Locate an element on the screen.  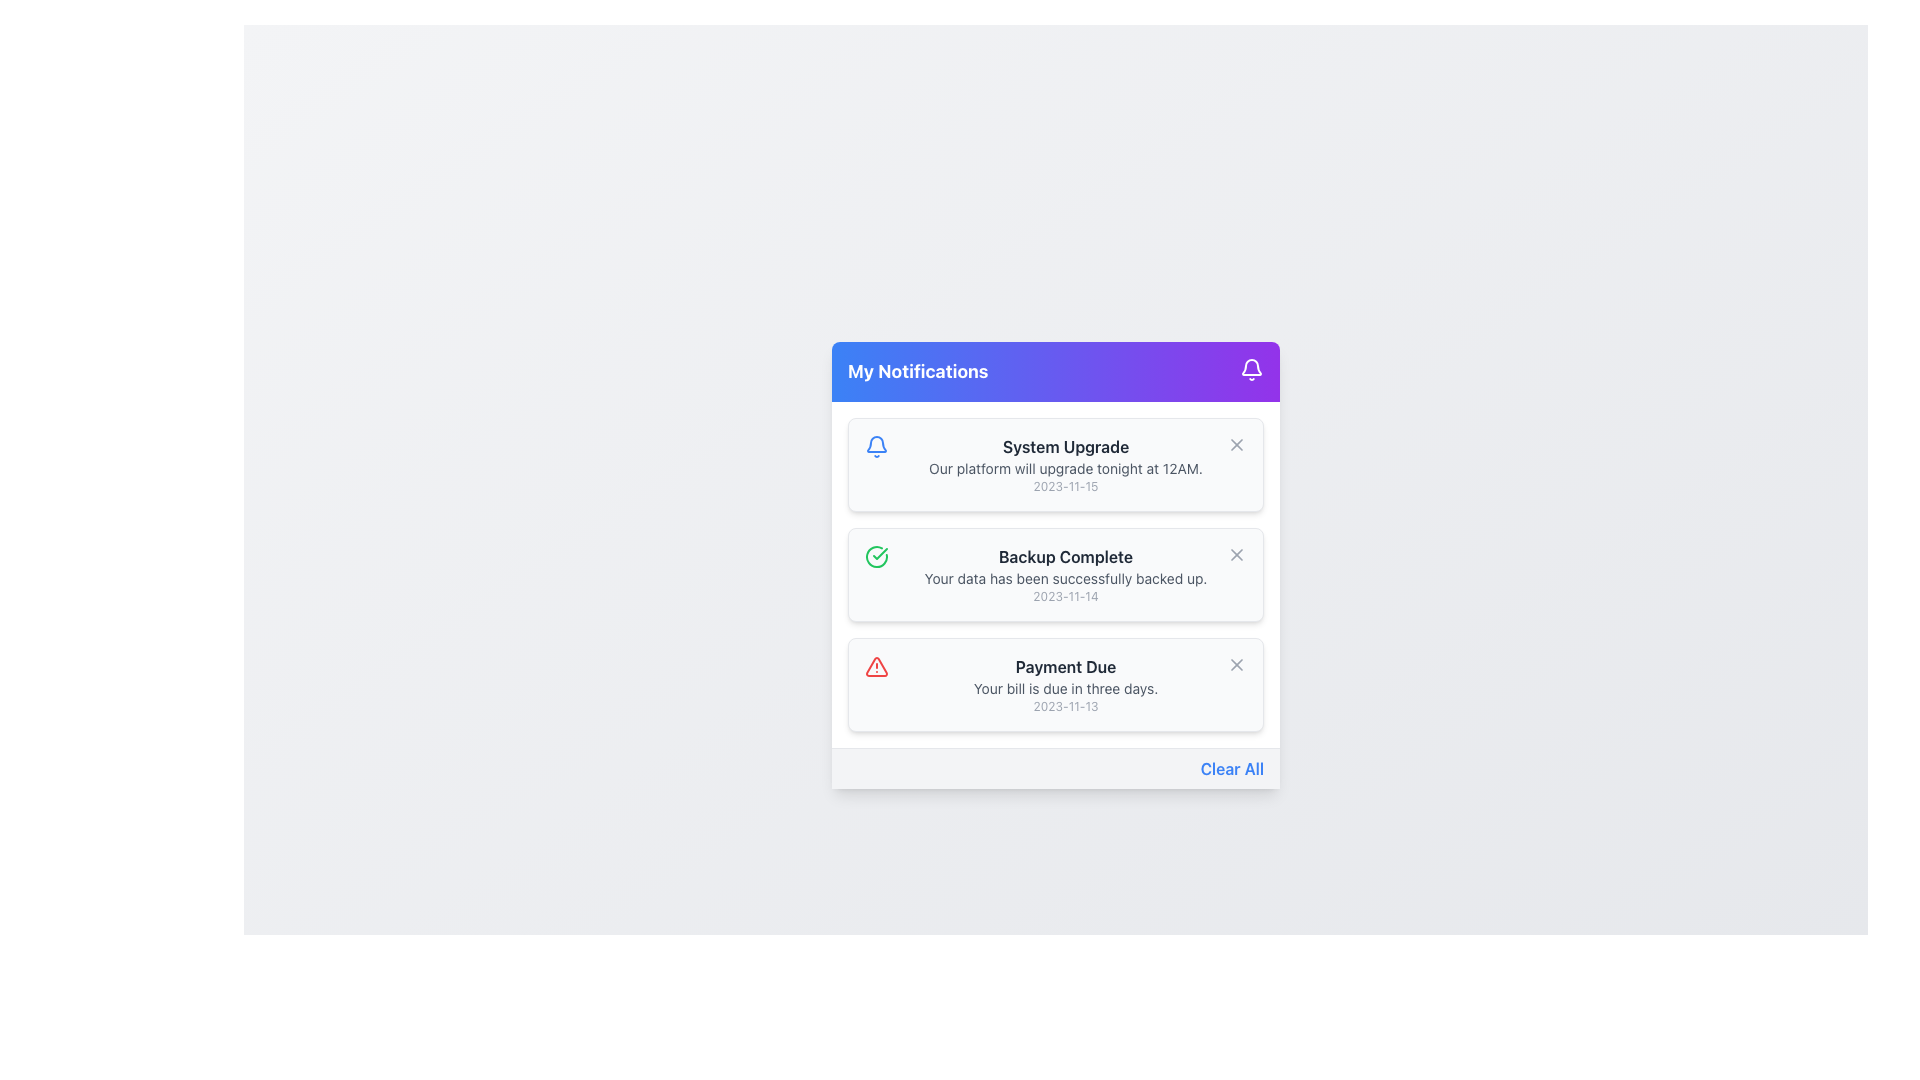
title text of the first notification card in the 'My Notifications' panel, located at the top above the additional text and date is located at coordinates (1064, 445).